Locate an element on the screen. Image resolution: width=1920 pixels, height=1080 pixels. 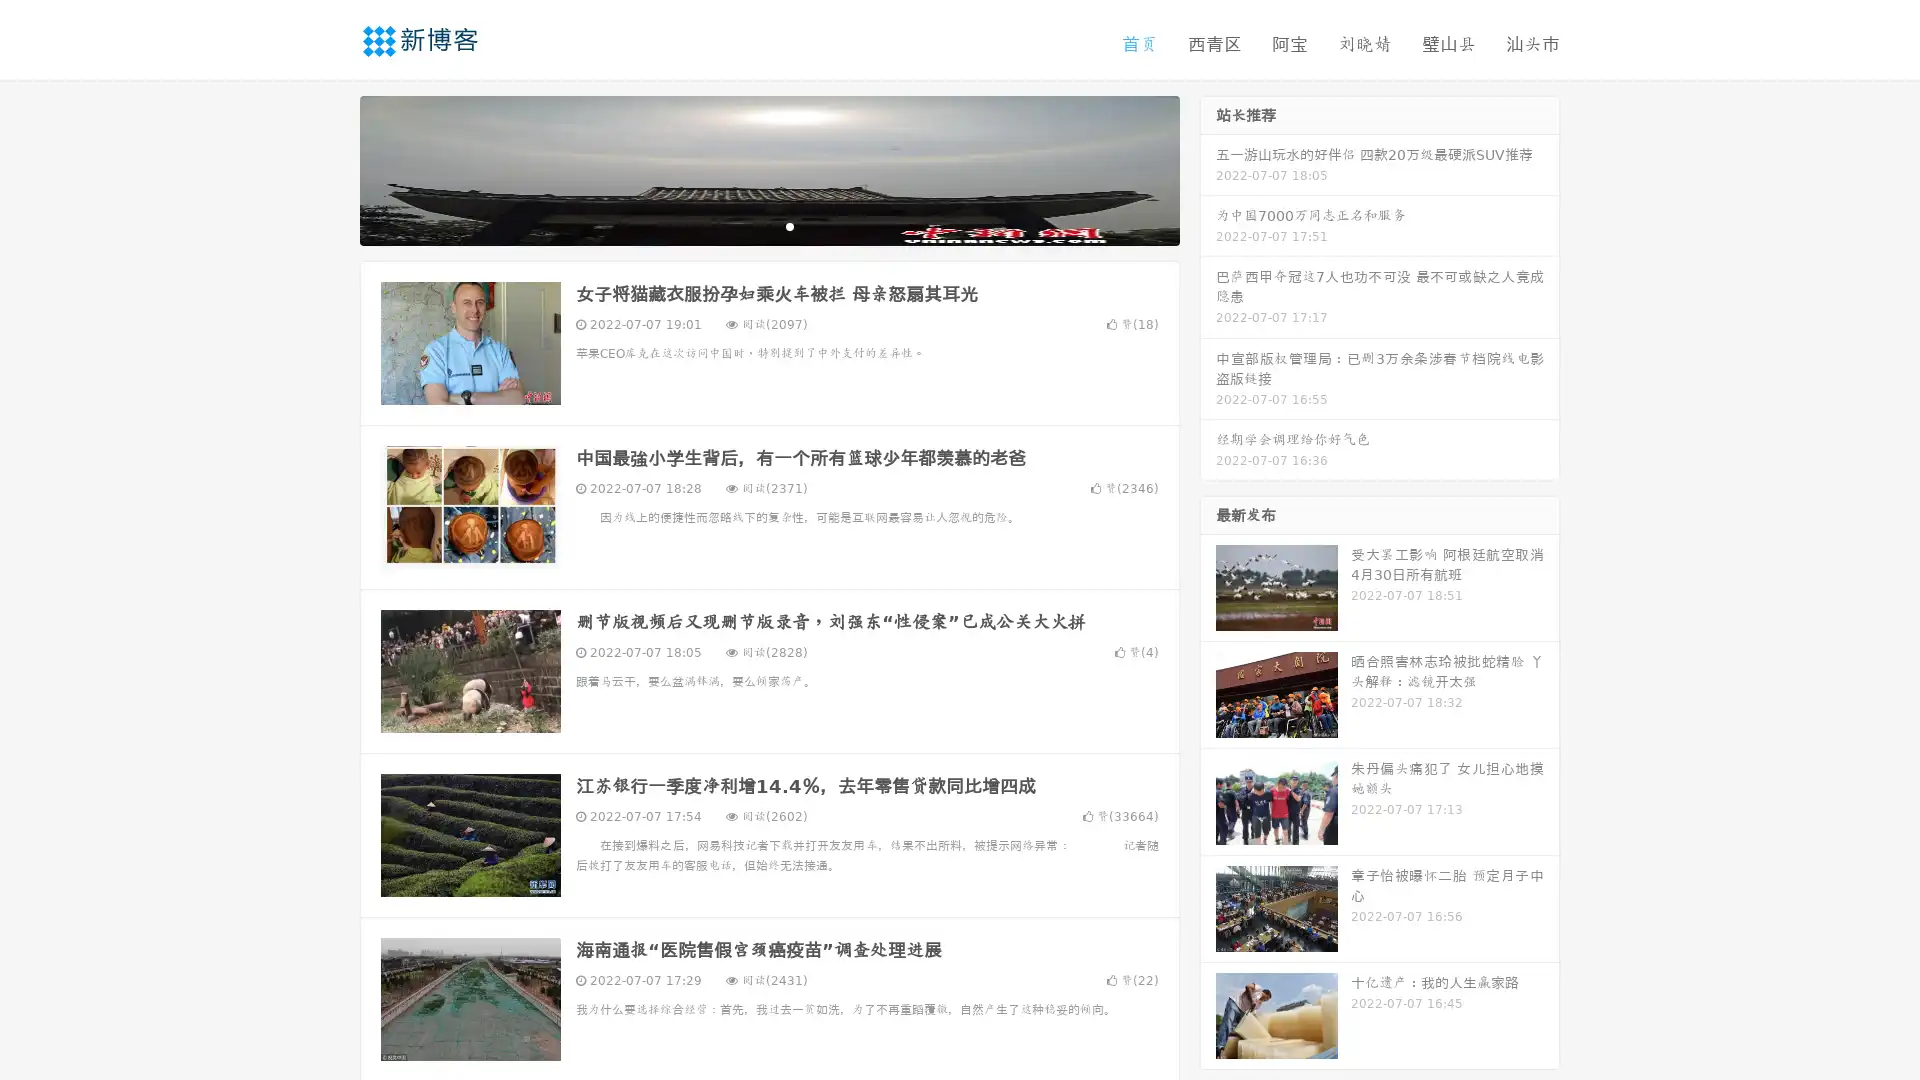
Go to slide 3 is located at coordinates (789, 225).